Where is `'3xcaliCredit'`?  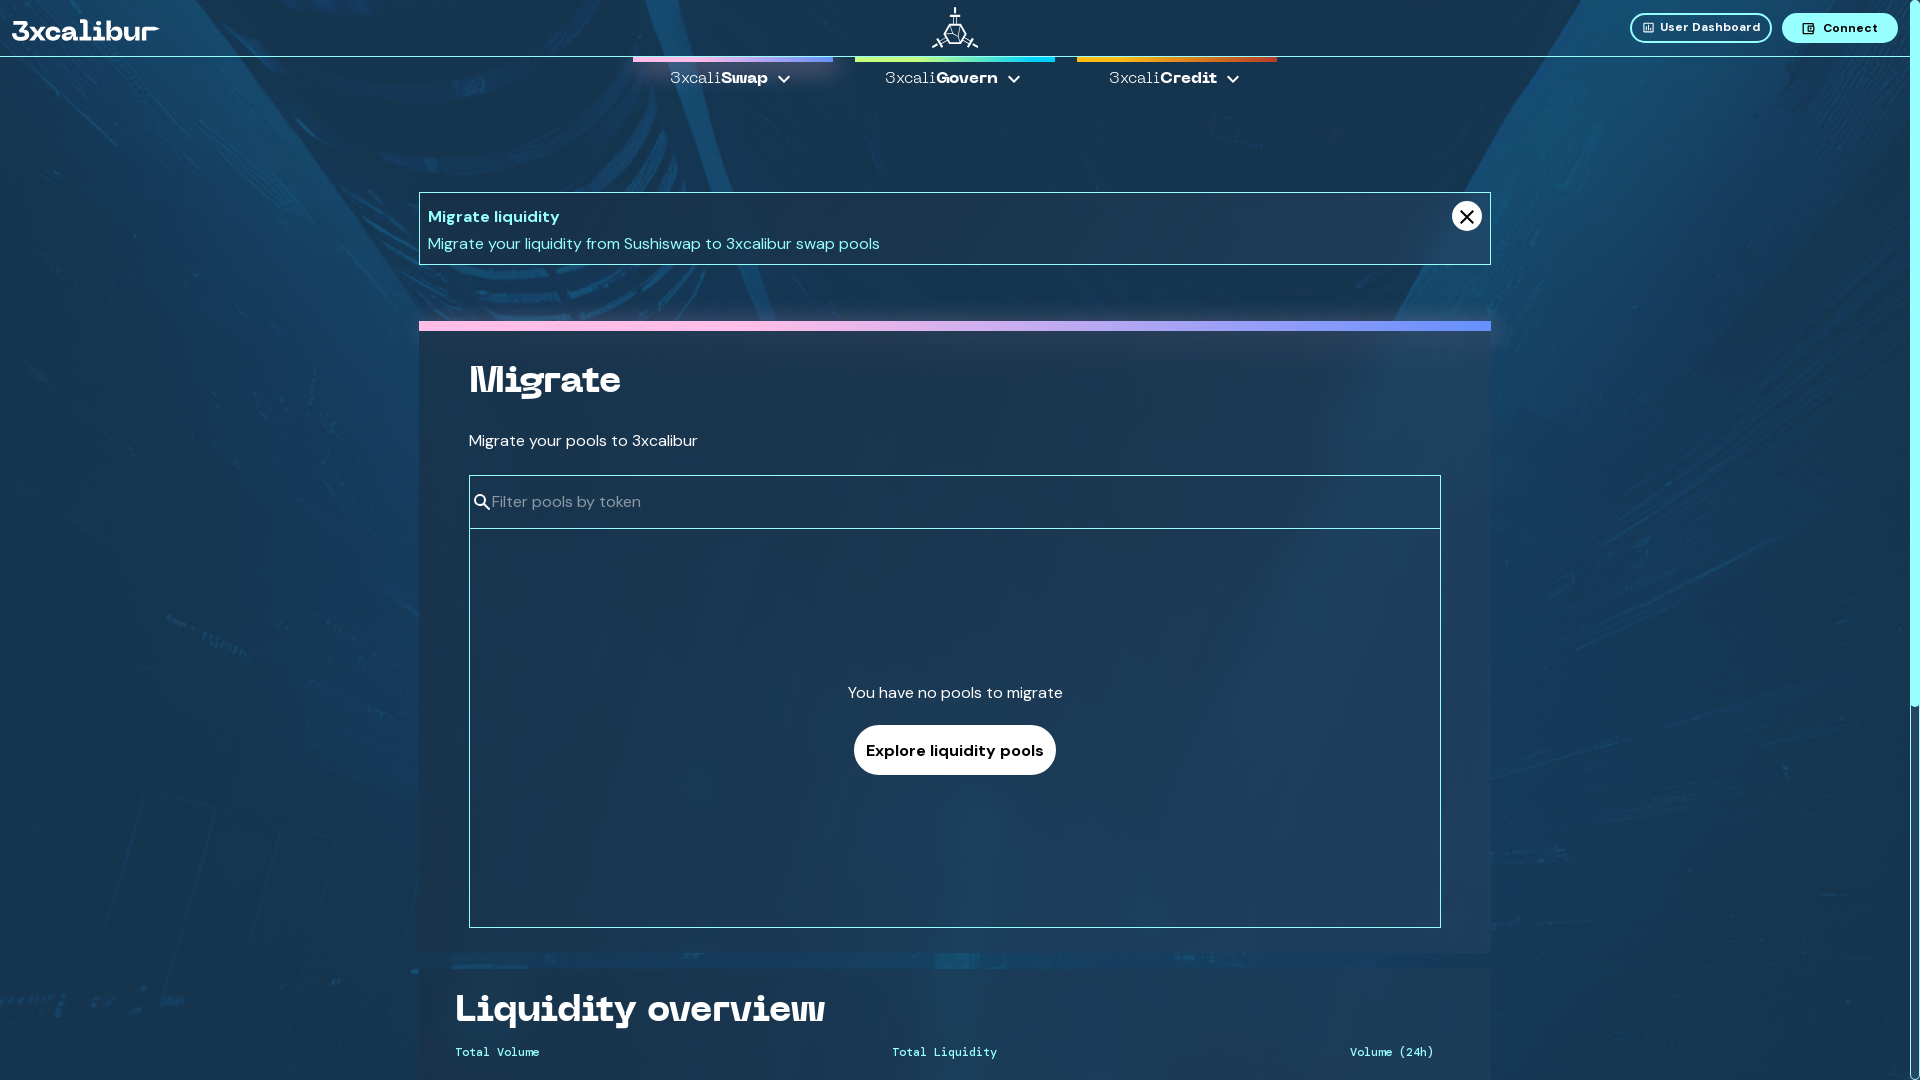
'3xcaliCredit' is located at coordinates (1176, 76).